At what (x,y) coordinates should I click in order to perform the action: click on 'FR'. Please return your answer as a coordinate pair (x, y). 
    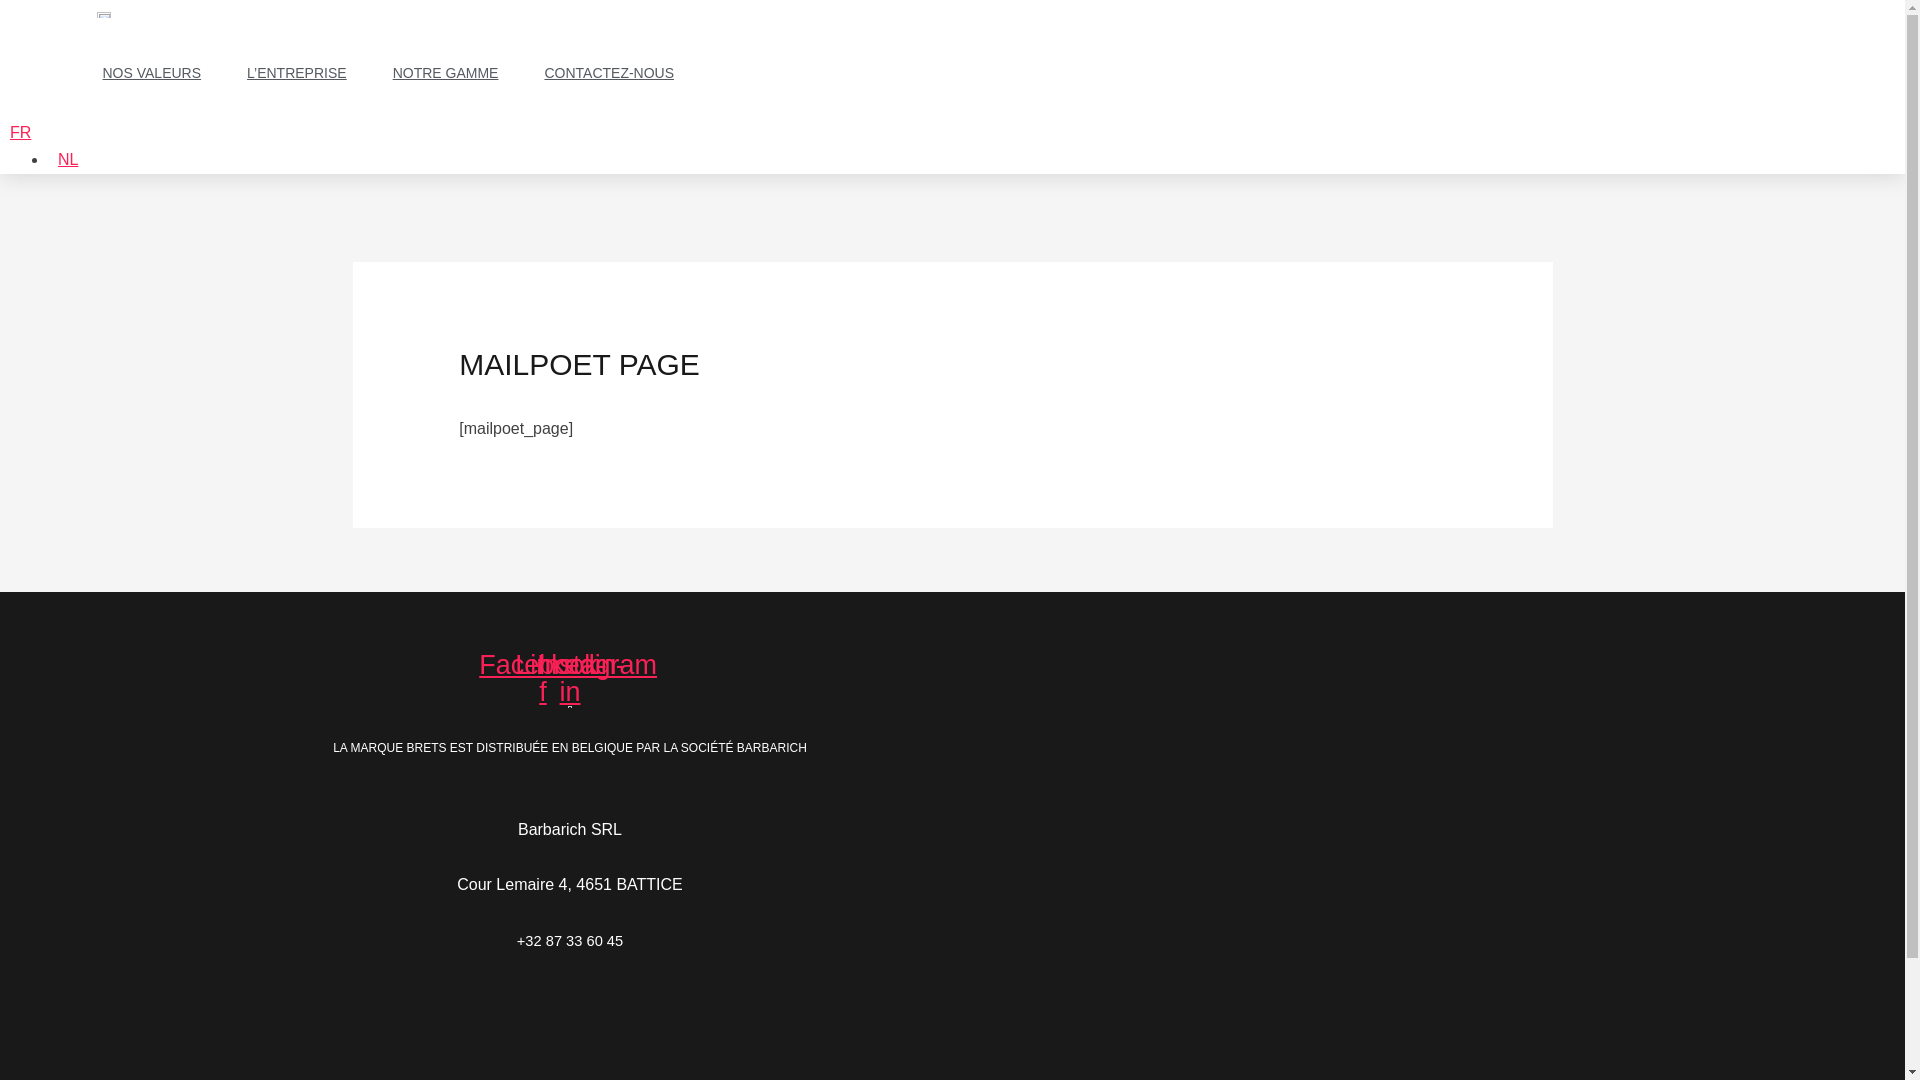
    Looking at the image, I should click on (20, 132).